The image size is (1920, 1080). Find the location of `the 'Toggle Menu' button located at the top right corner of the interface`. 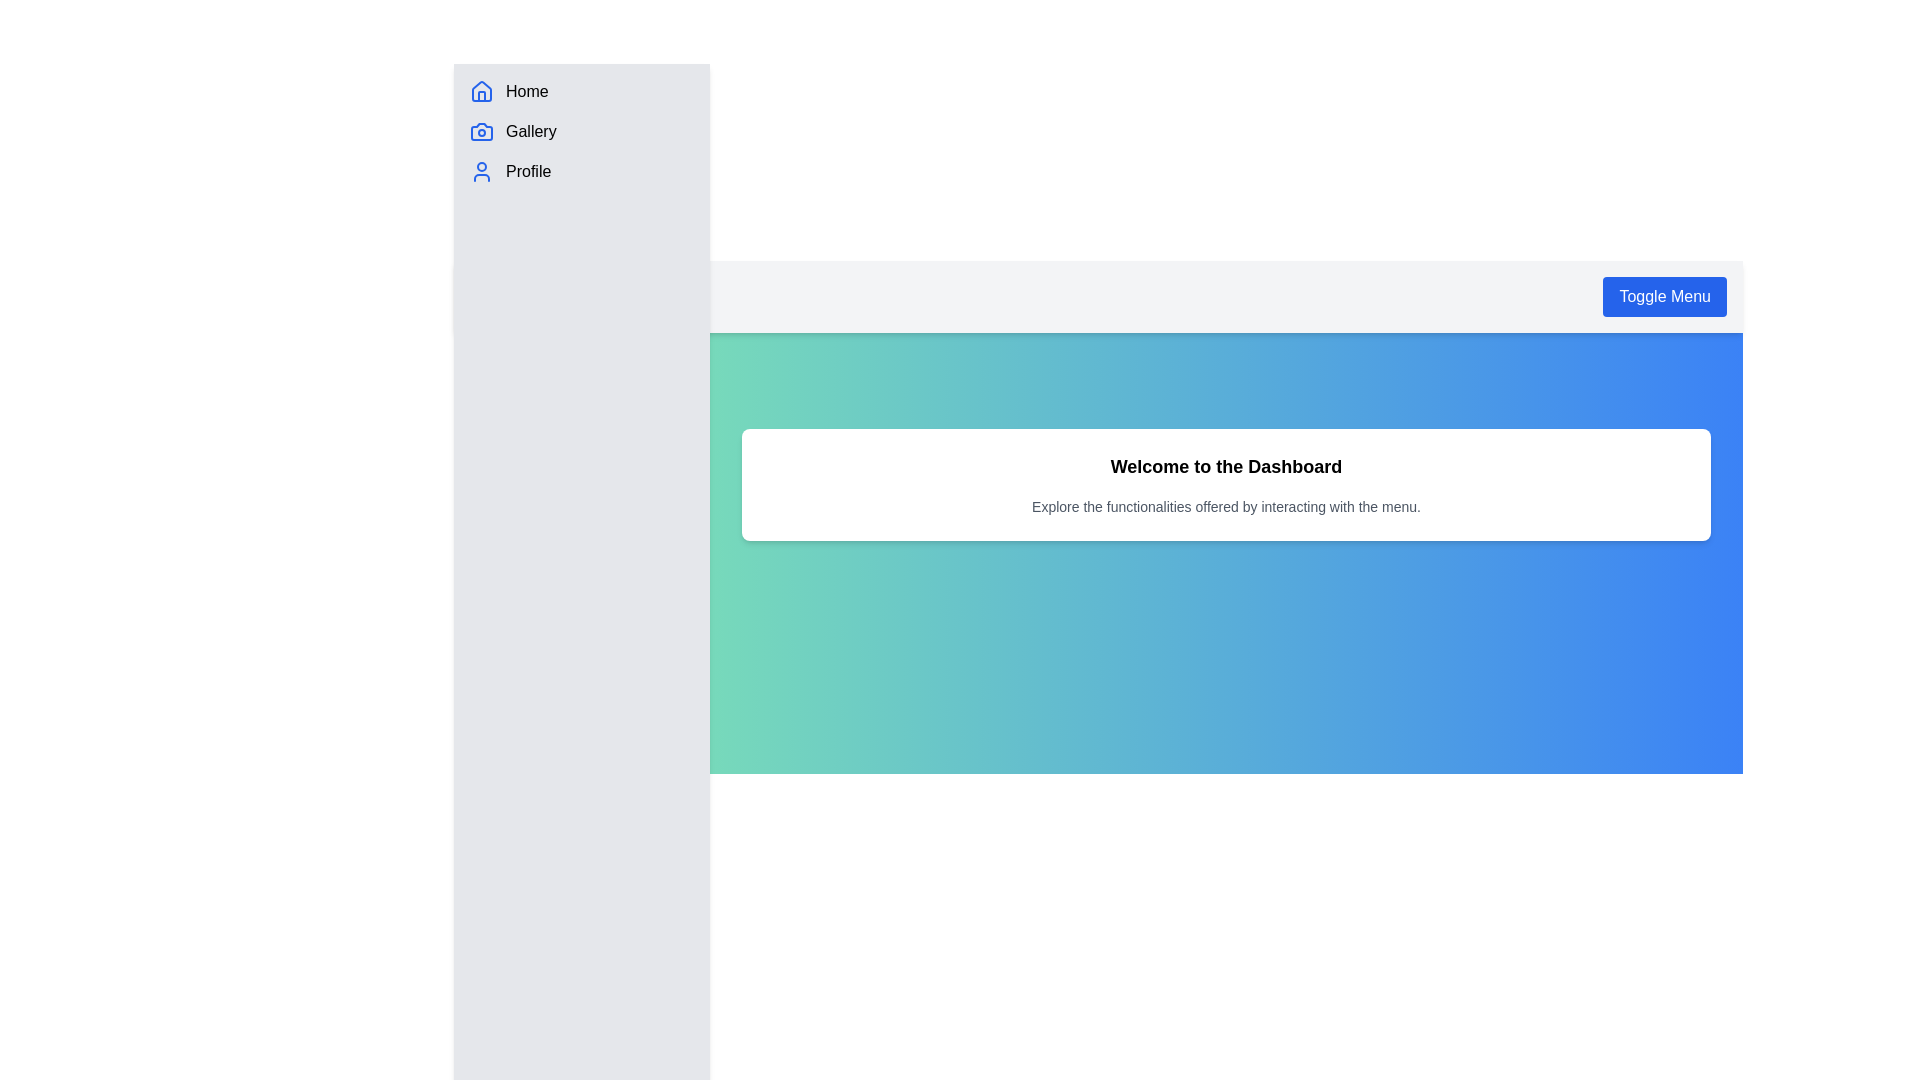

the 'Toggle Menu' button located at the top right corner of the interface is located at coordinates (1665, 297).